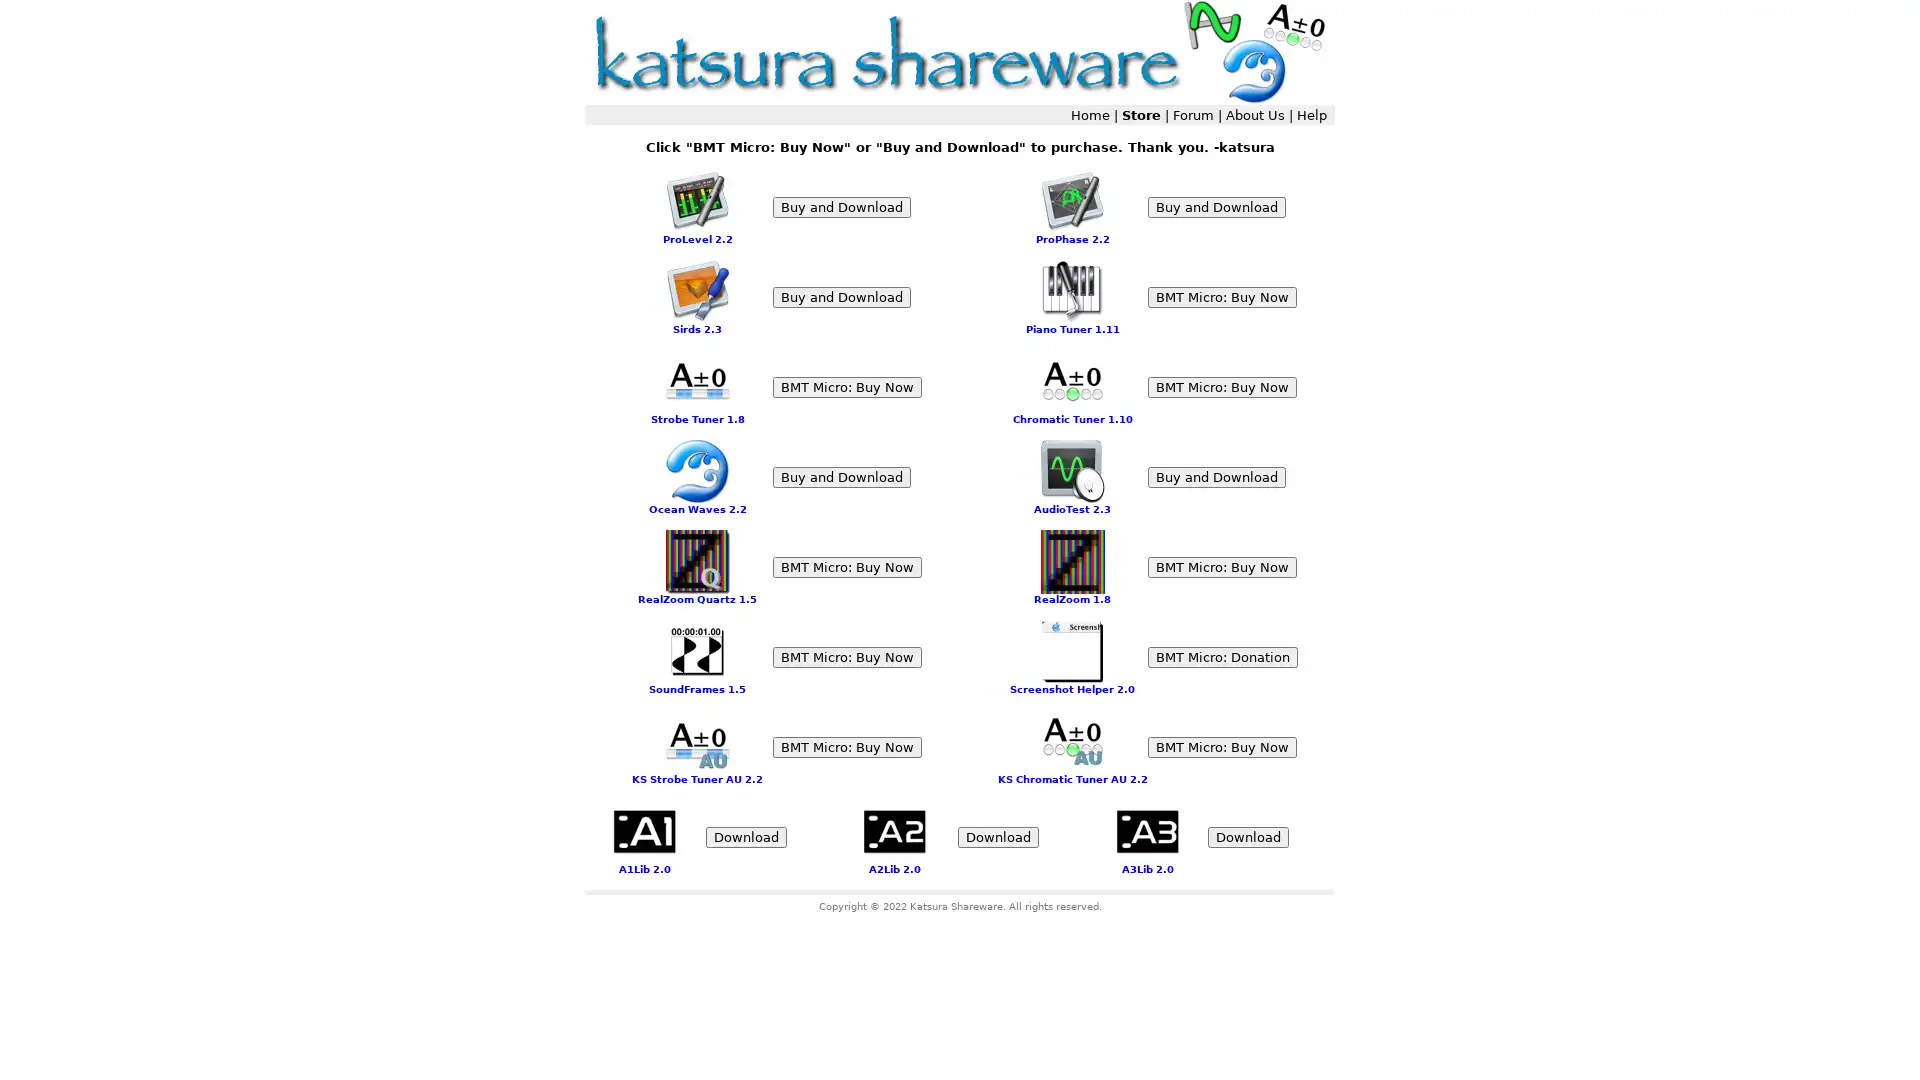 The image size is (1920, 1080). What do you see at coordinates (840, 477) in the screenshot?
I see `Buy and Download` at bounding box center [840, 477].